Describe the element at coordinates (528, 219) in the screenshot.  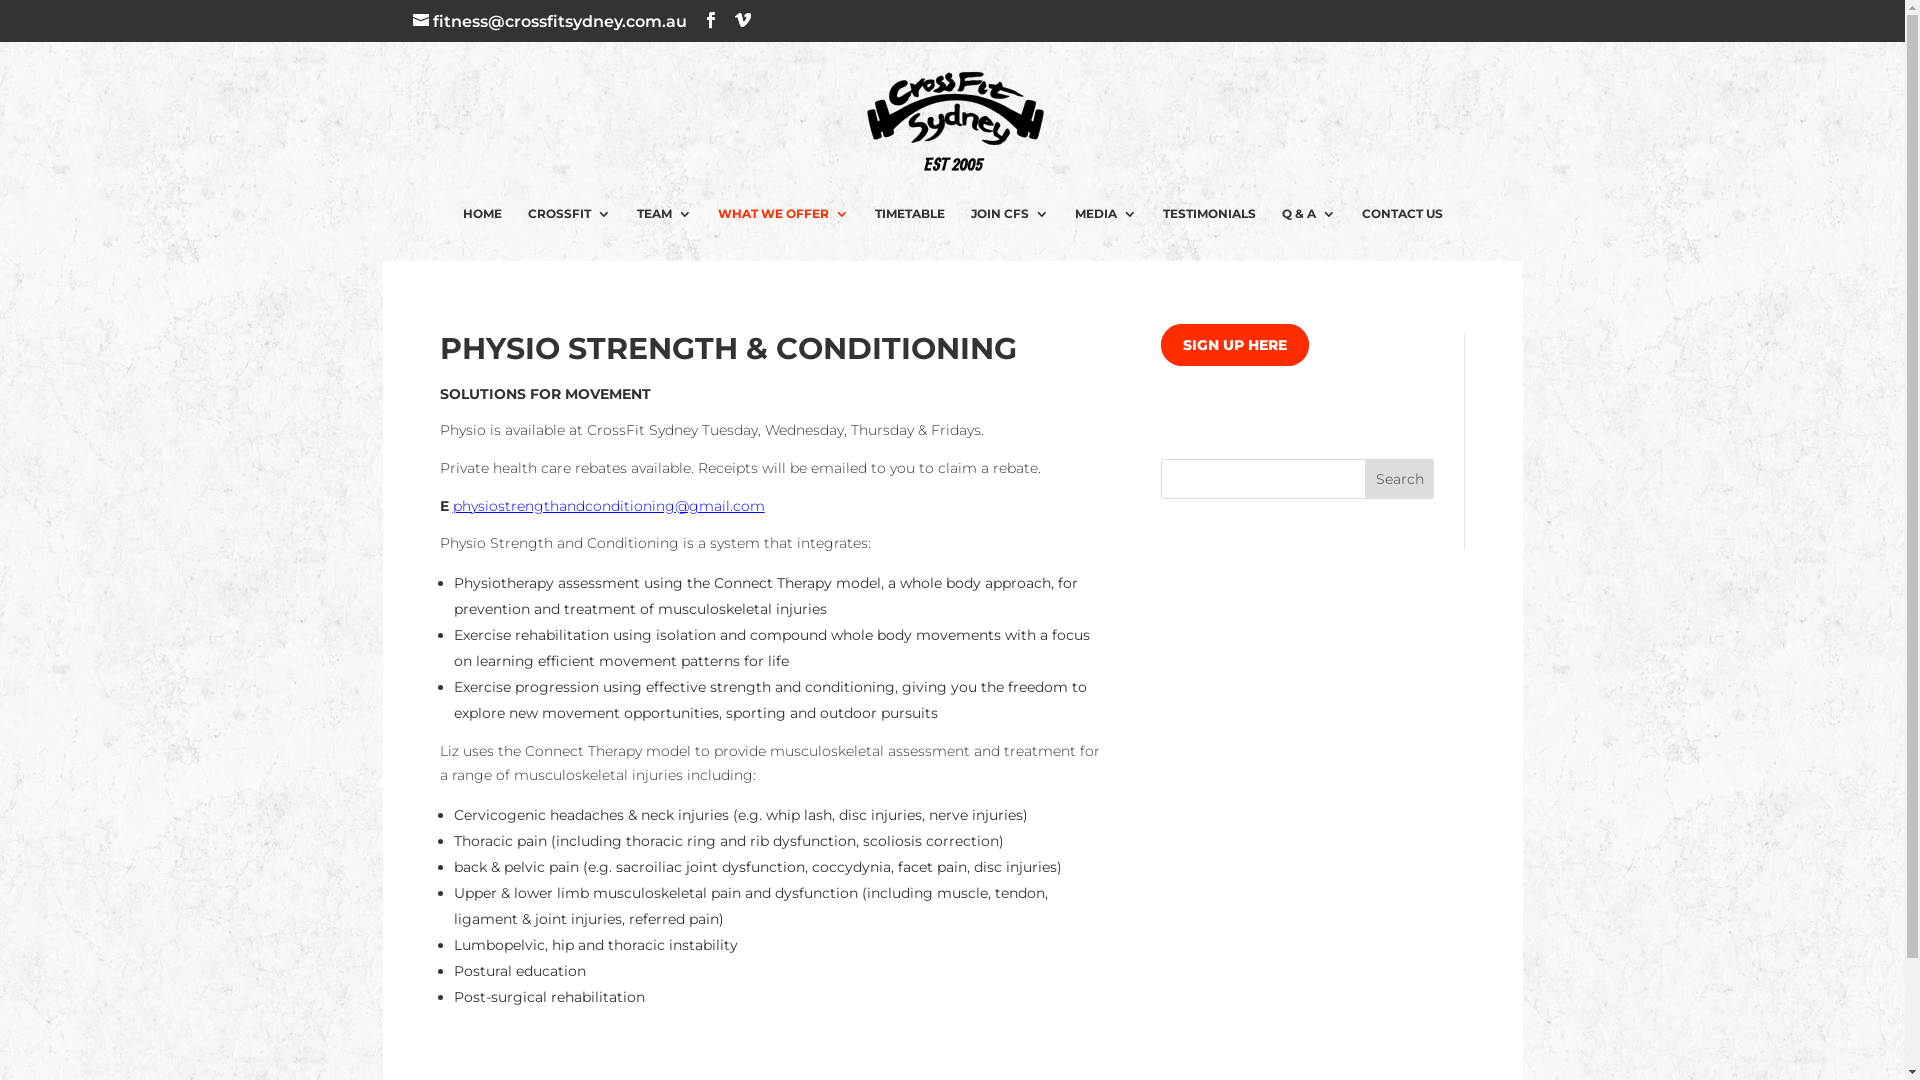
I see `'CROSSFIT'` at that location.